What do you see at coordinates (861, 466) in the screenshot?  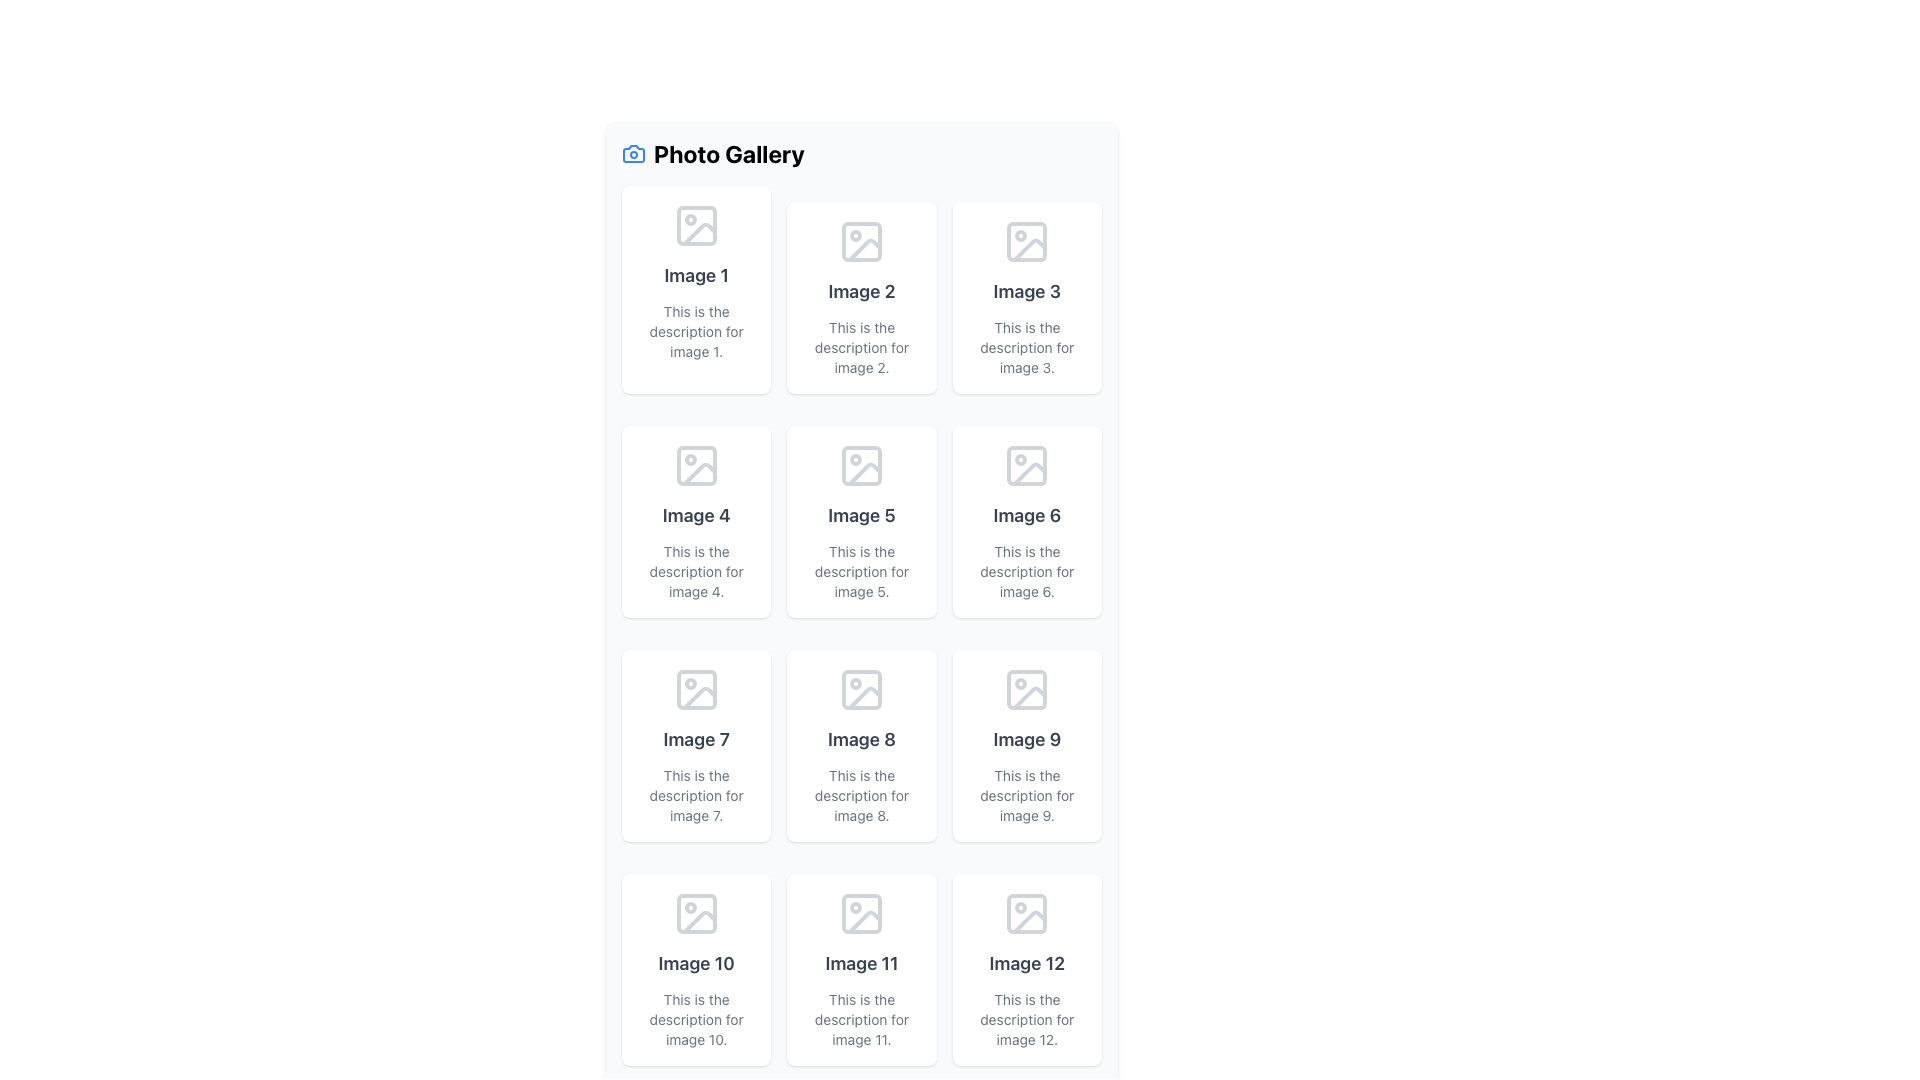 I see `the small square decorative graphic element with rounded corners located in the 'Image 5' placeholder` at bounding box center [861, 466].